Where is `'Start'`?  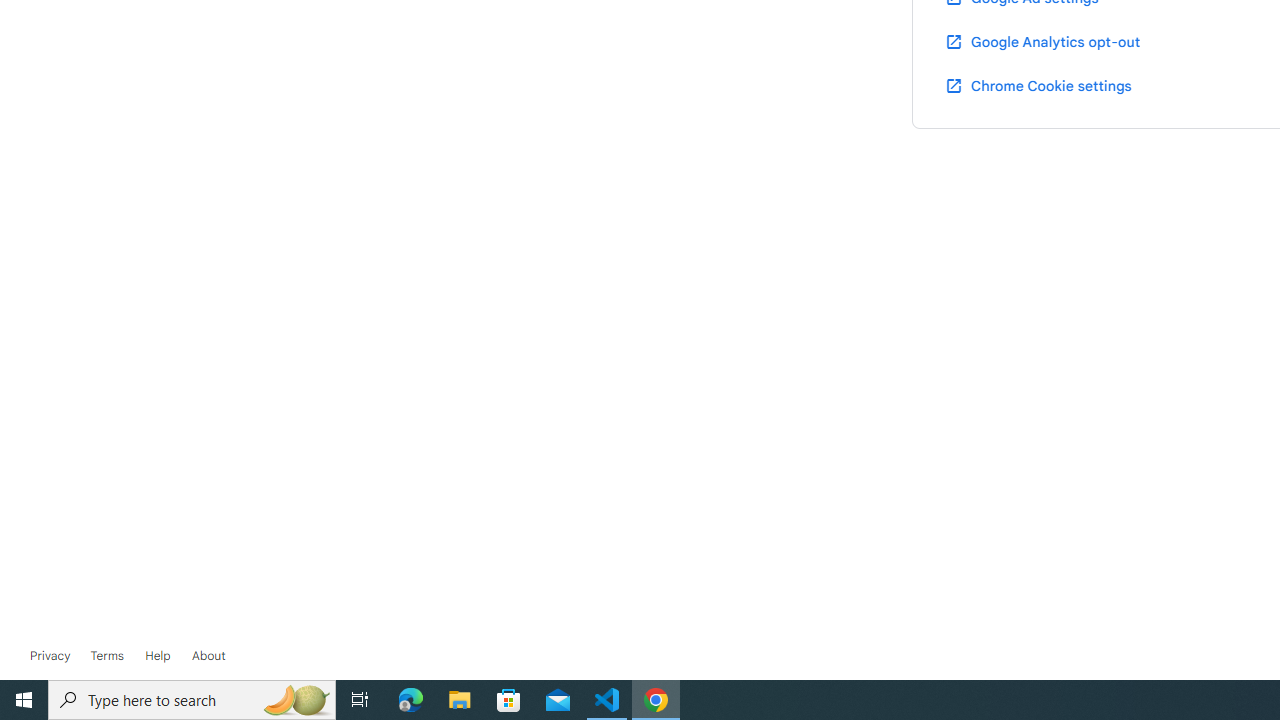
'Start' is located at coordinates (24, 698).